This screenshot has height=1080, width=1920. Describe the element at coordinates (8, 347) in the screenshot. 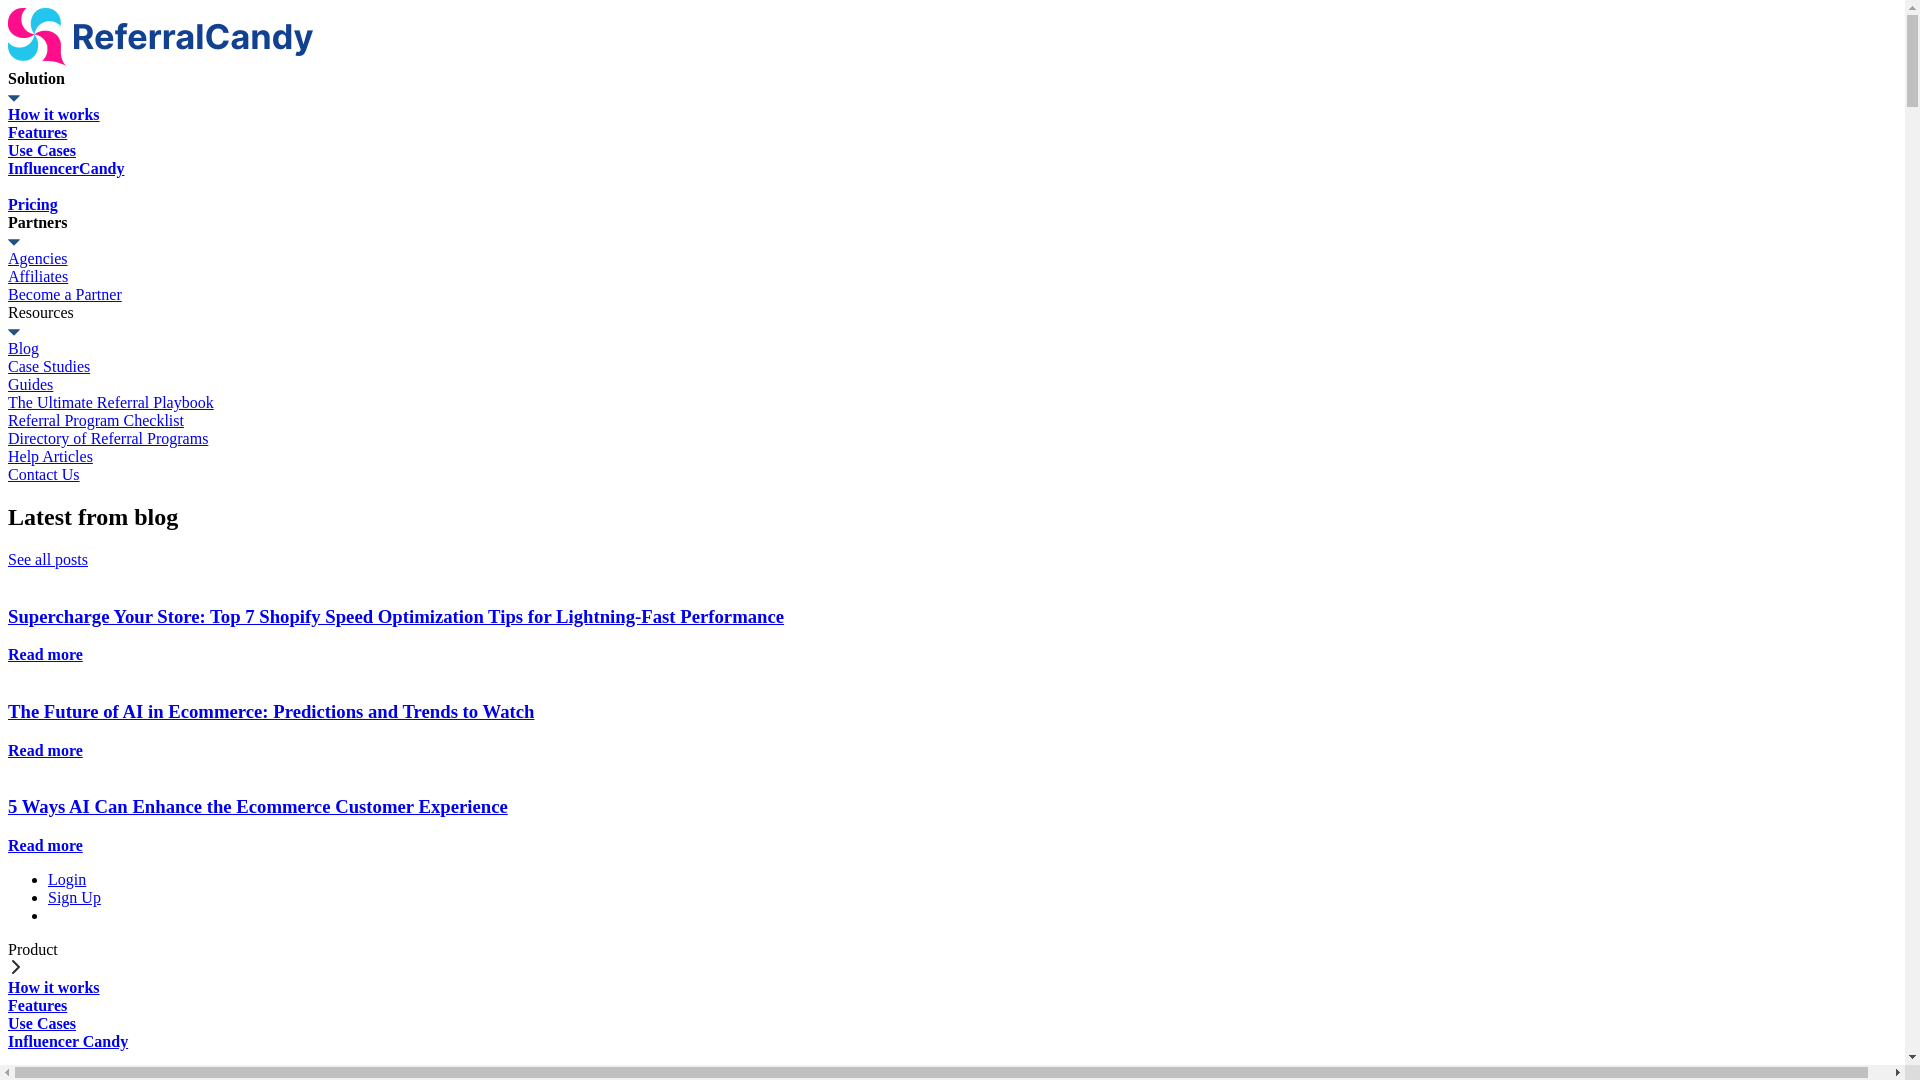

I see `'Blog'` at that location.